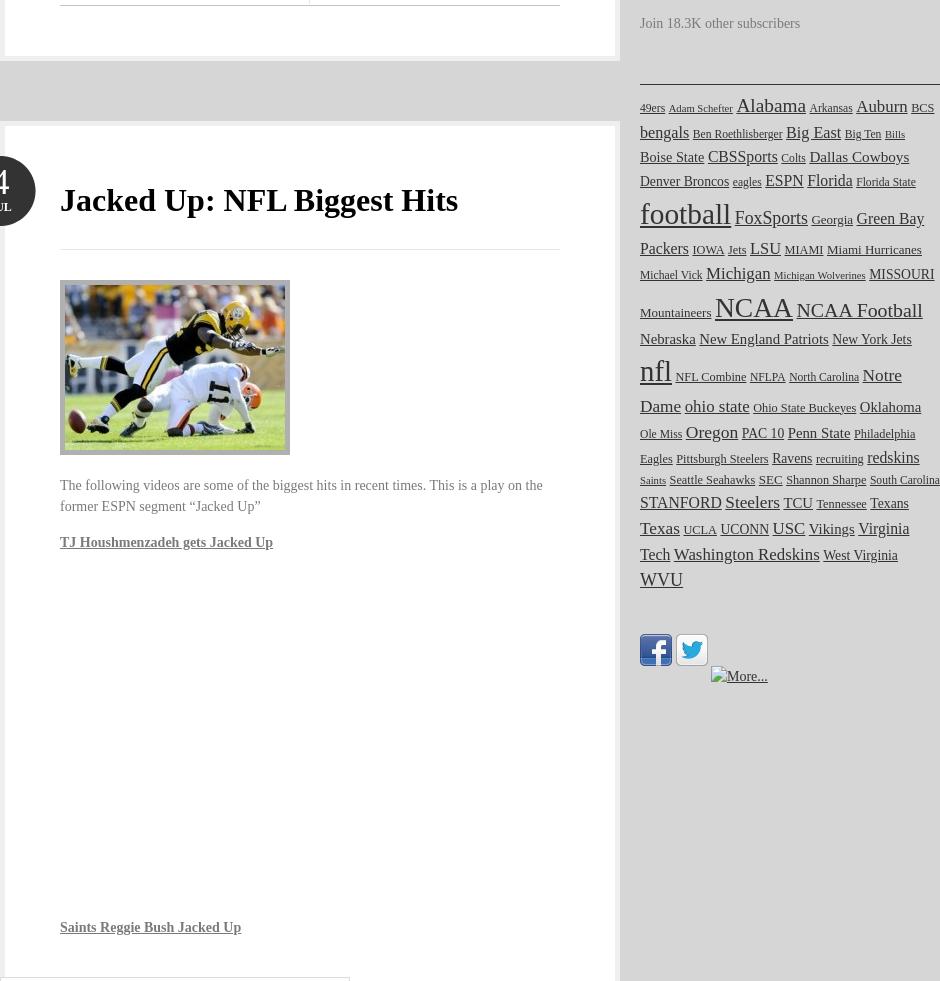 This screenshot has height=981, width=940. What do you see at coordinates (829, 107) in the screenshot?
I see `'Arkansas'` at bounding box center [829, 107].